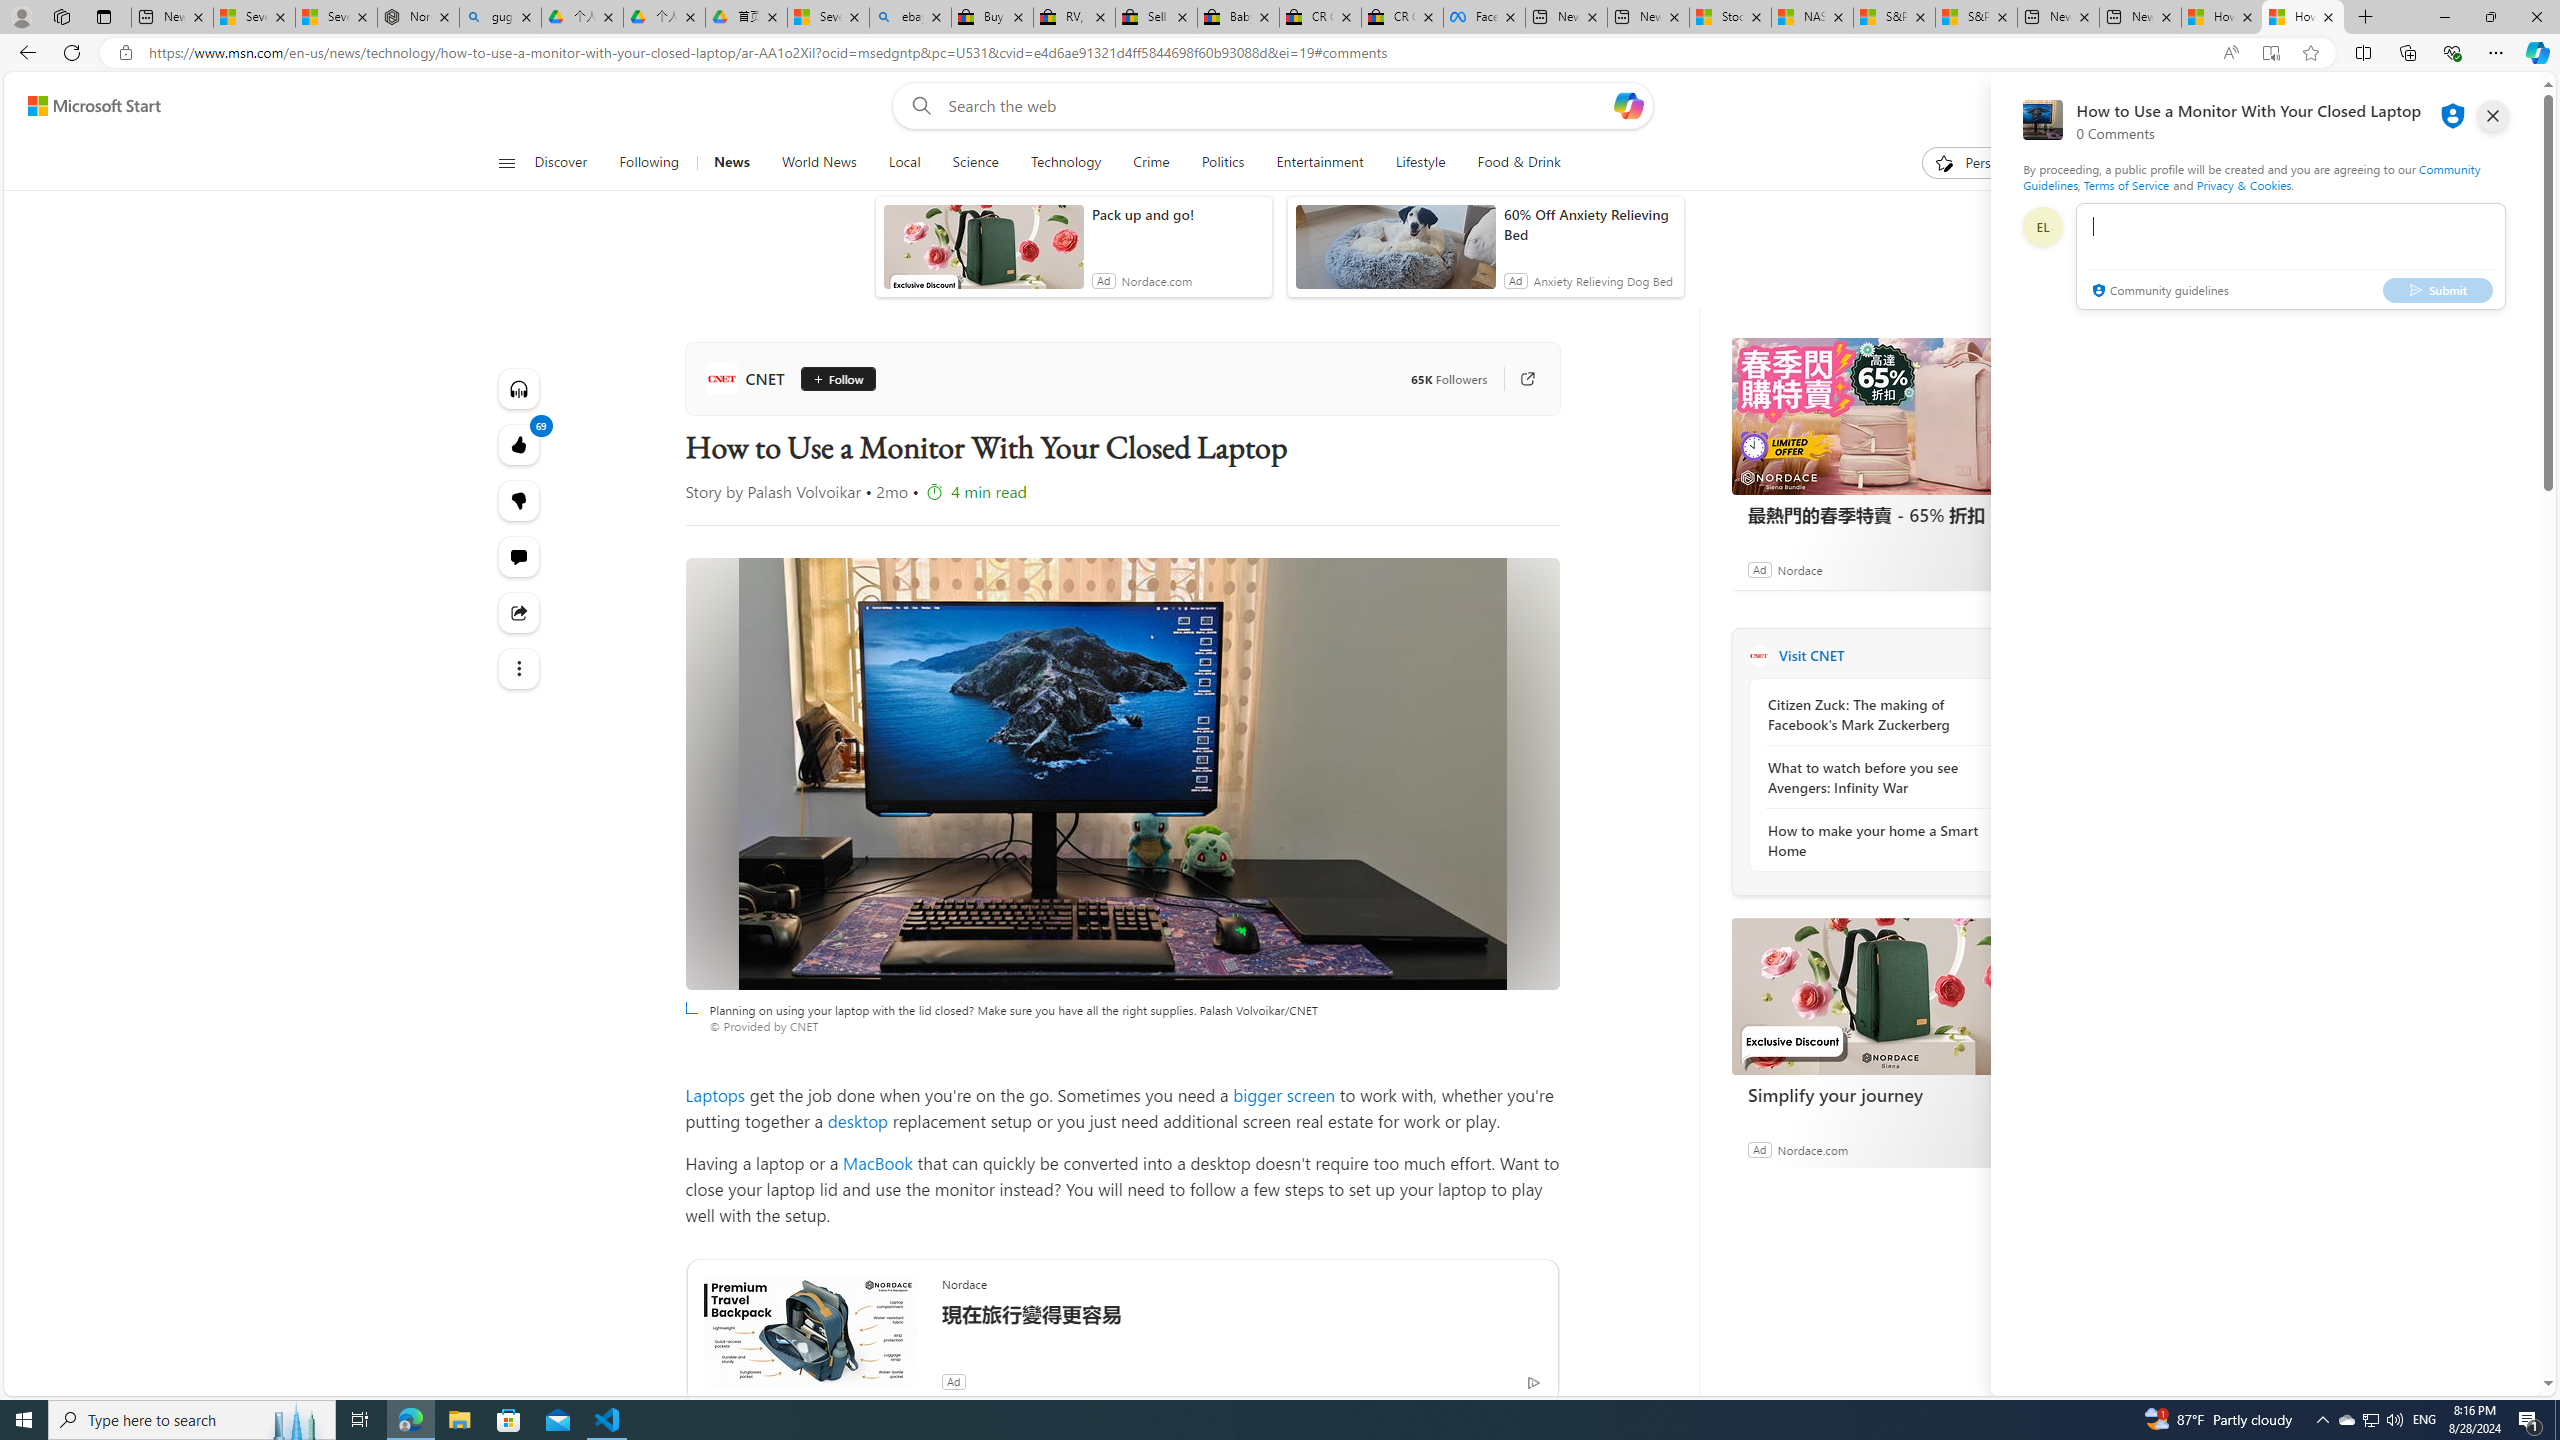 The width and height of the screenshot is (2560, 1440). Describe the element at coordinates (518, 444) in the screenshot. I see `'69 Like'` at that location.